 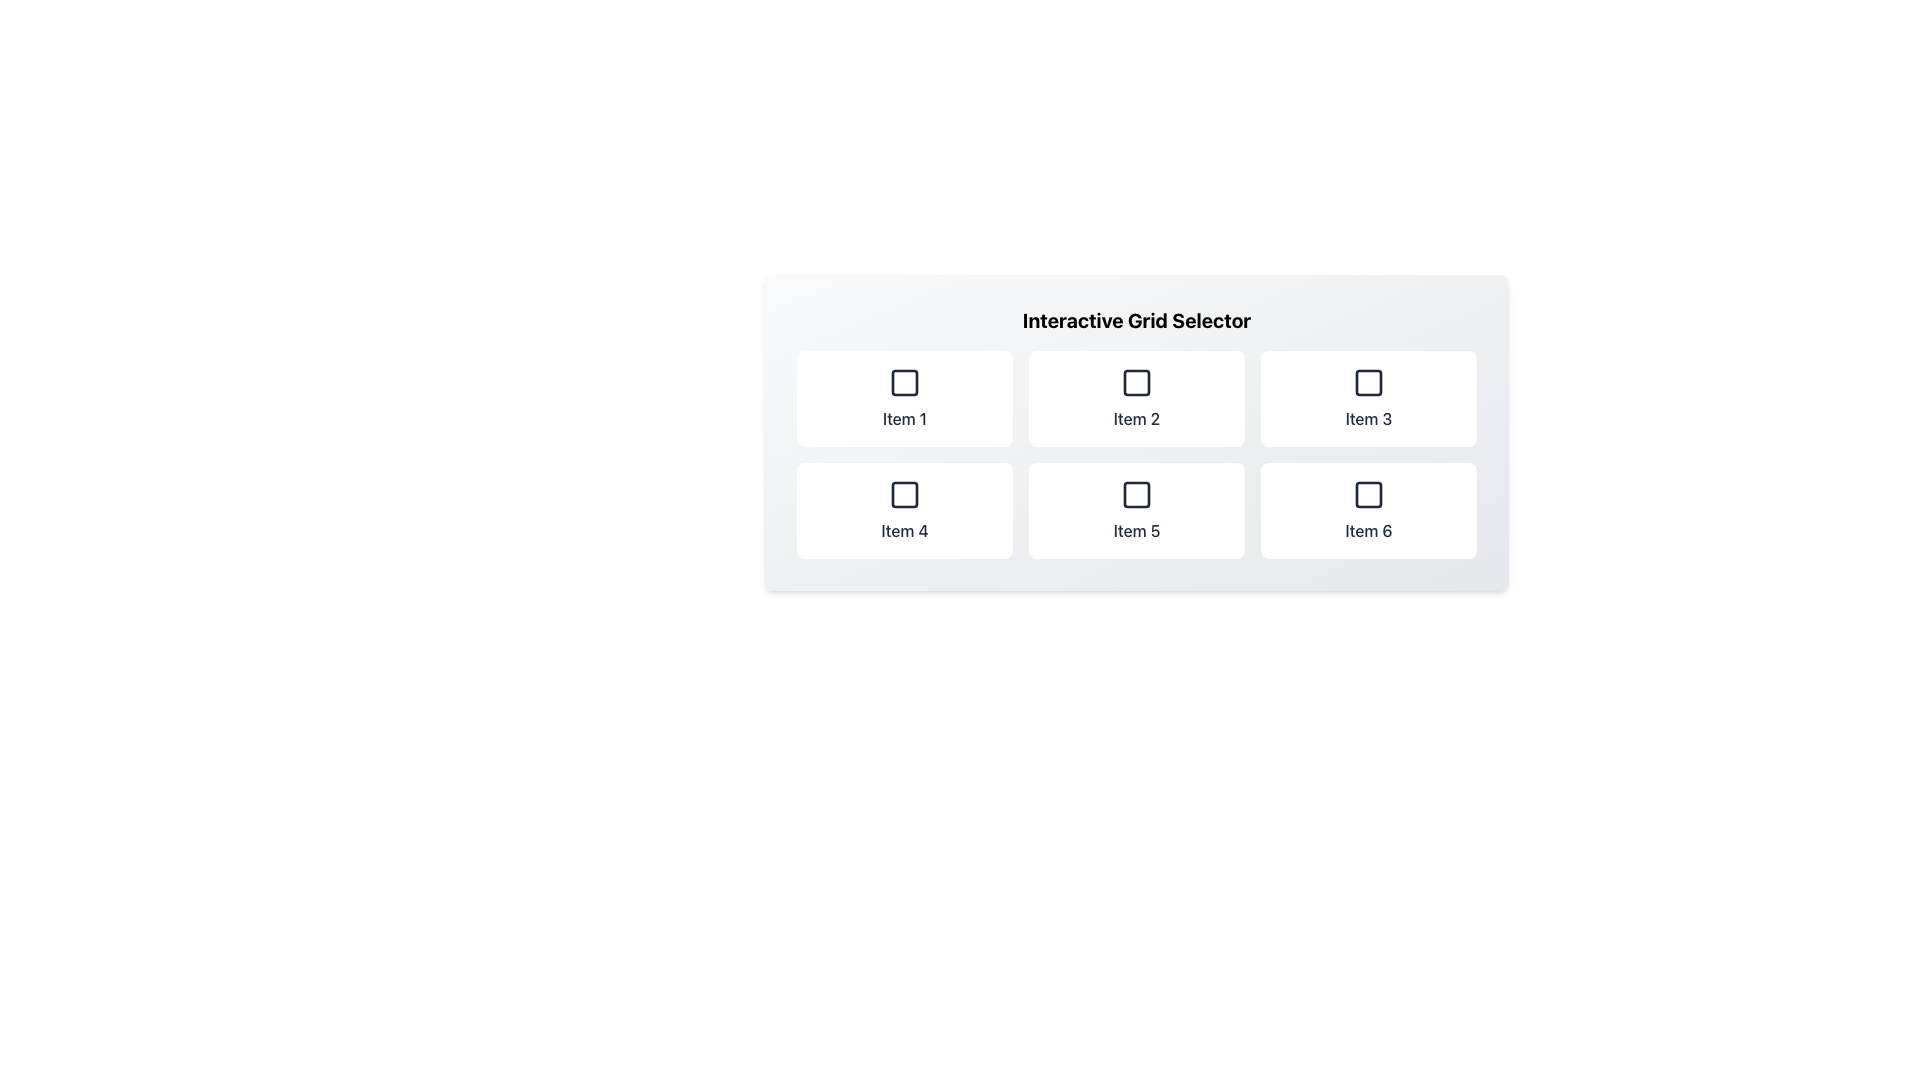 What do you see at coordinates (1367, 382) in the screenshot?
I see `the minimalist checkbox located in the third square of the top row within the 'Interactive Grid Selector' section` at bounding box center [1367, 382].